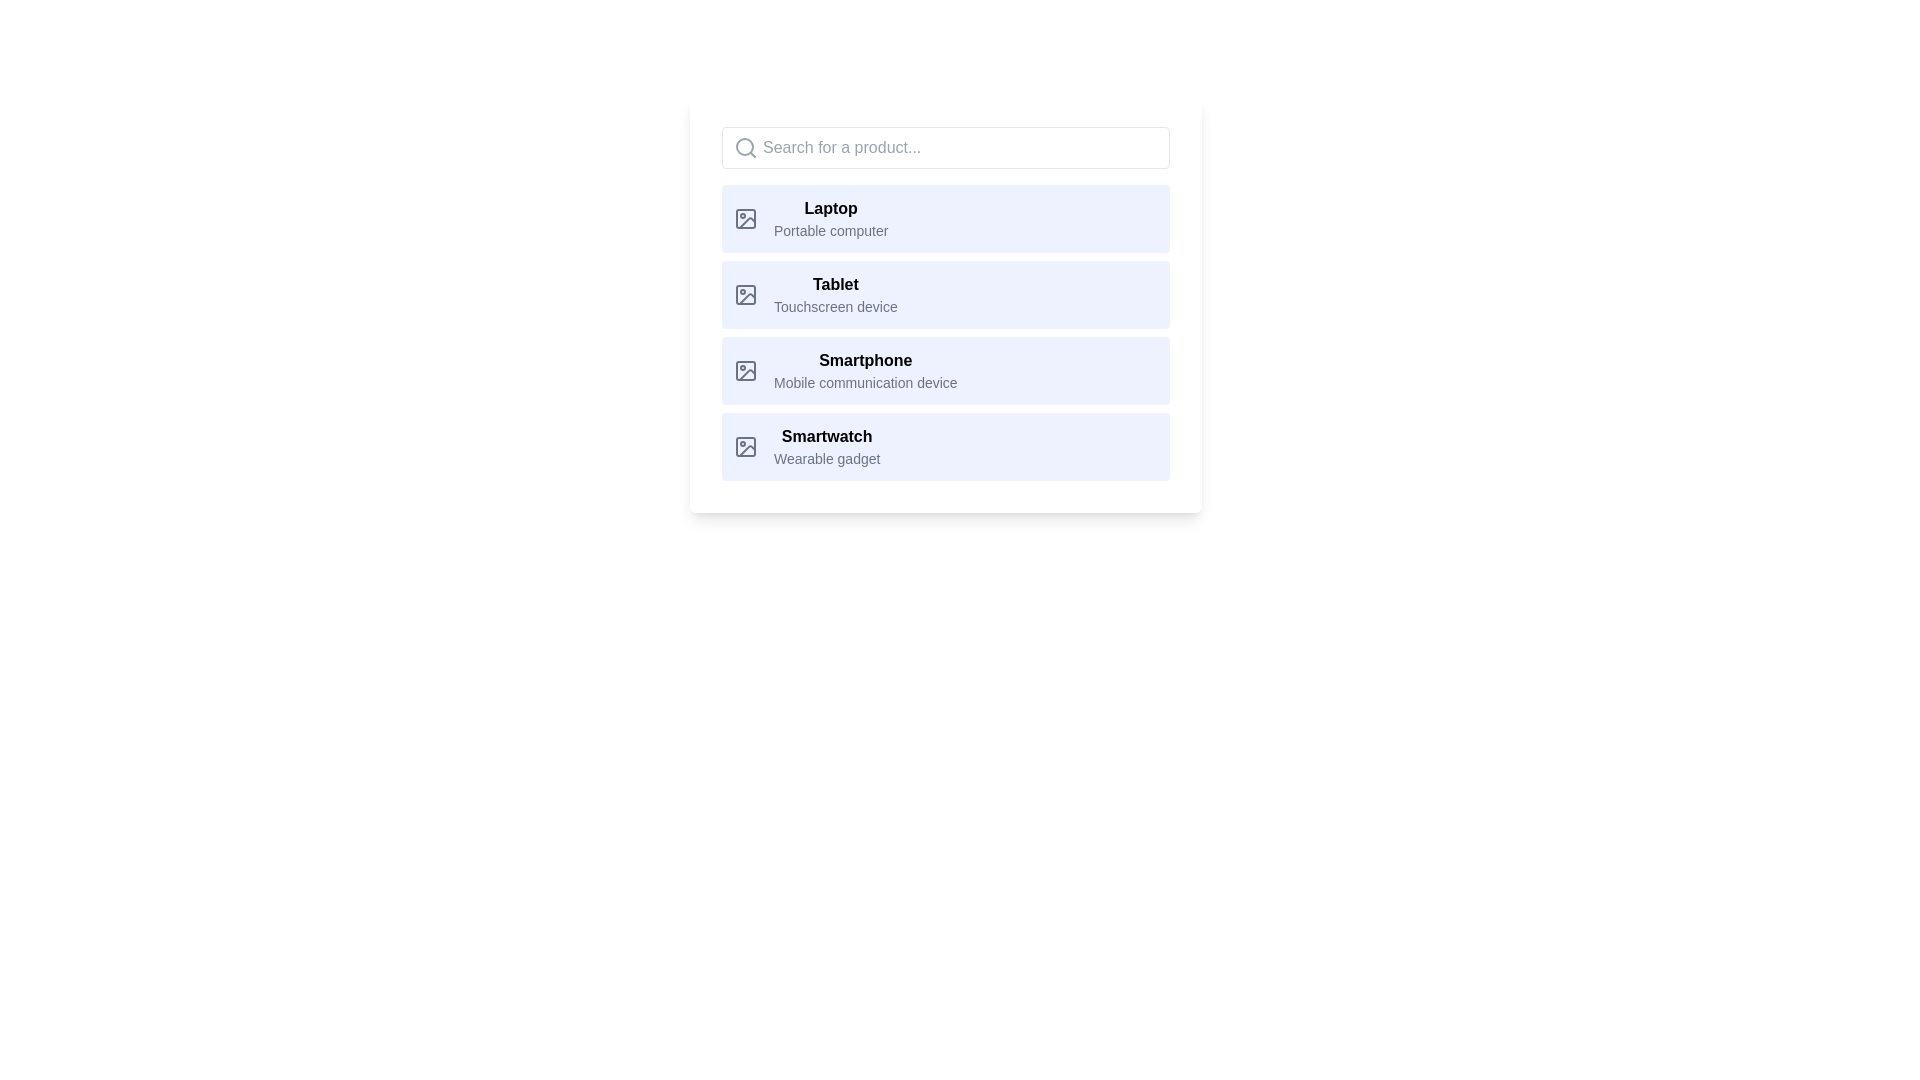 The height and width of the screenshot is (1080, 1920). I want to click on the second item in the dropdown list, which is a selectable option labeled 'Tablet', so click(944, 331).